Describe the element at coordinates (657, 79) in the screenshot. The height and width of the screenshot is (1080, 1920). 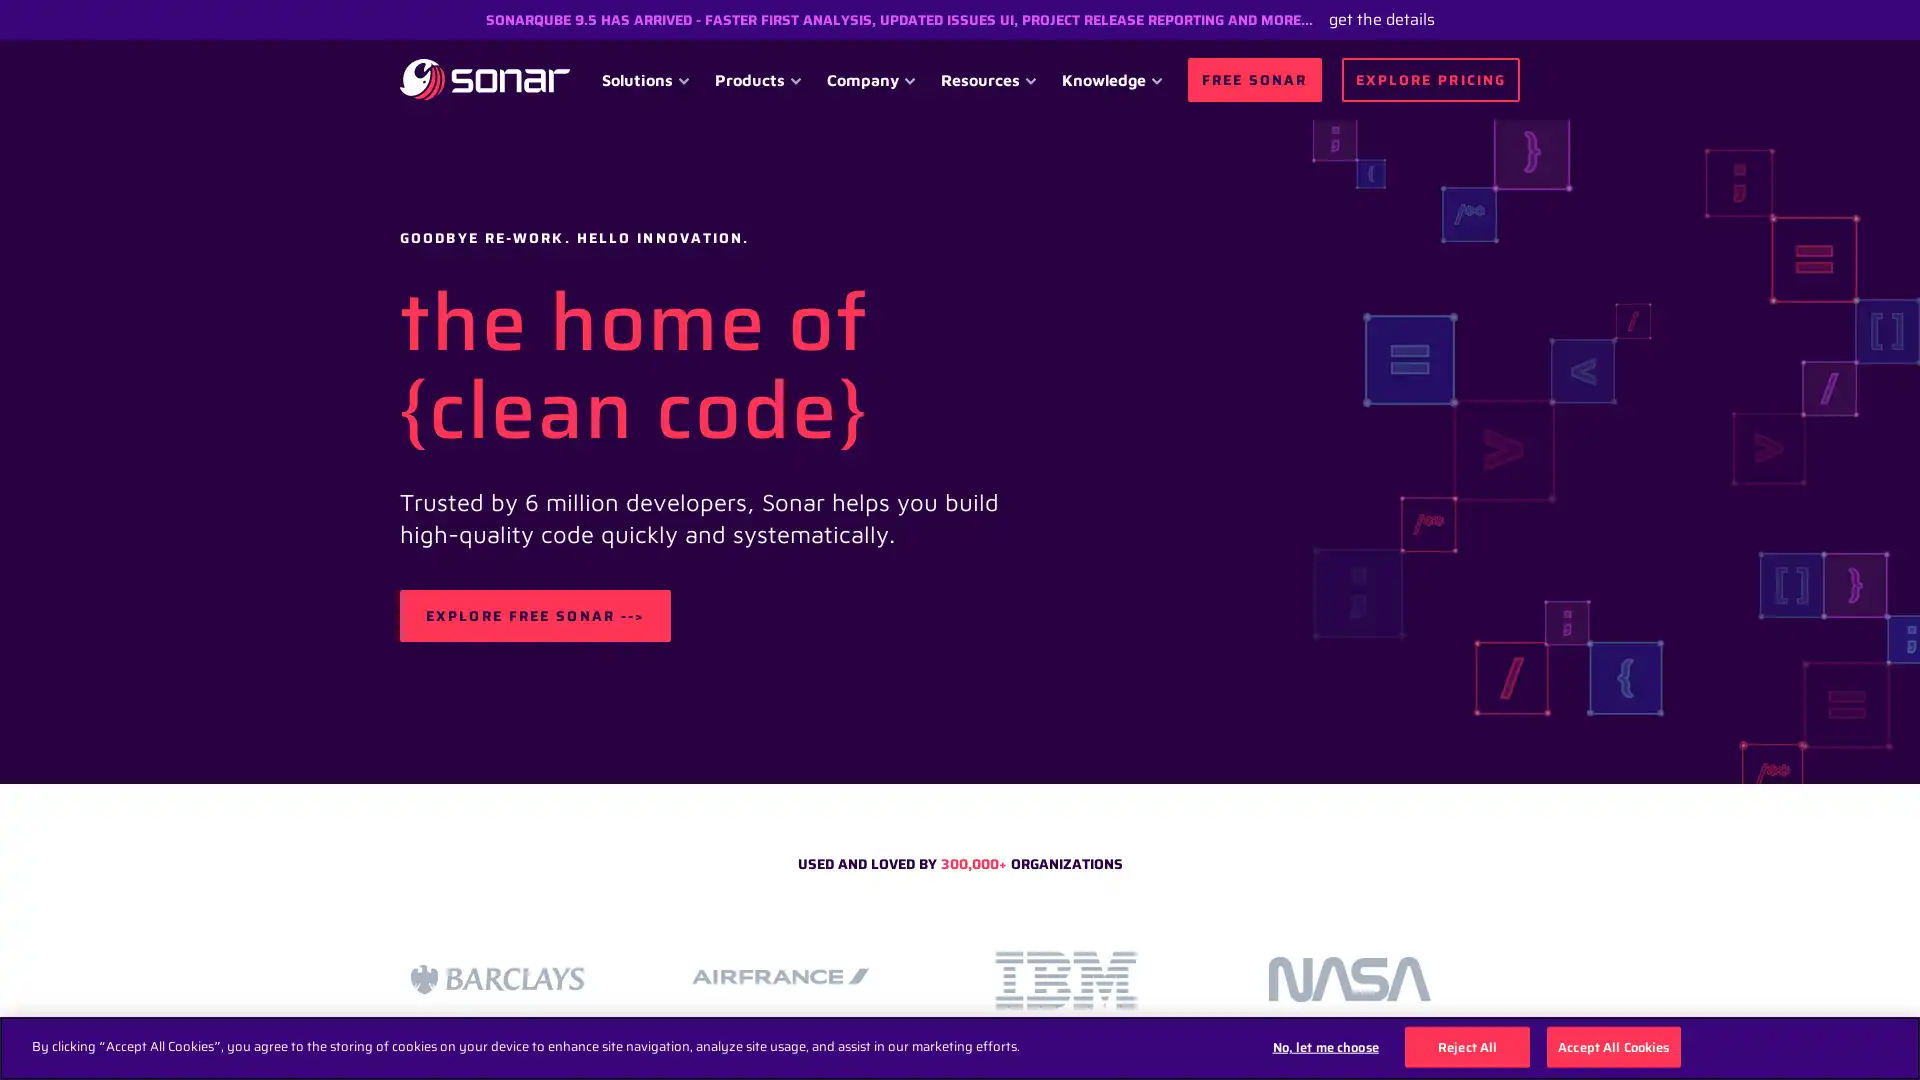
I see `Solutions` at that location.